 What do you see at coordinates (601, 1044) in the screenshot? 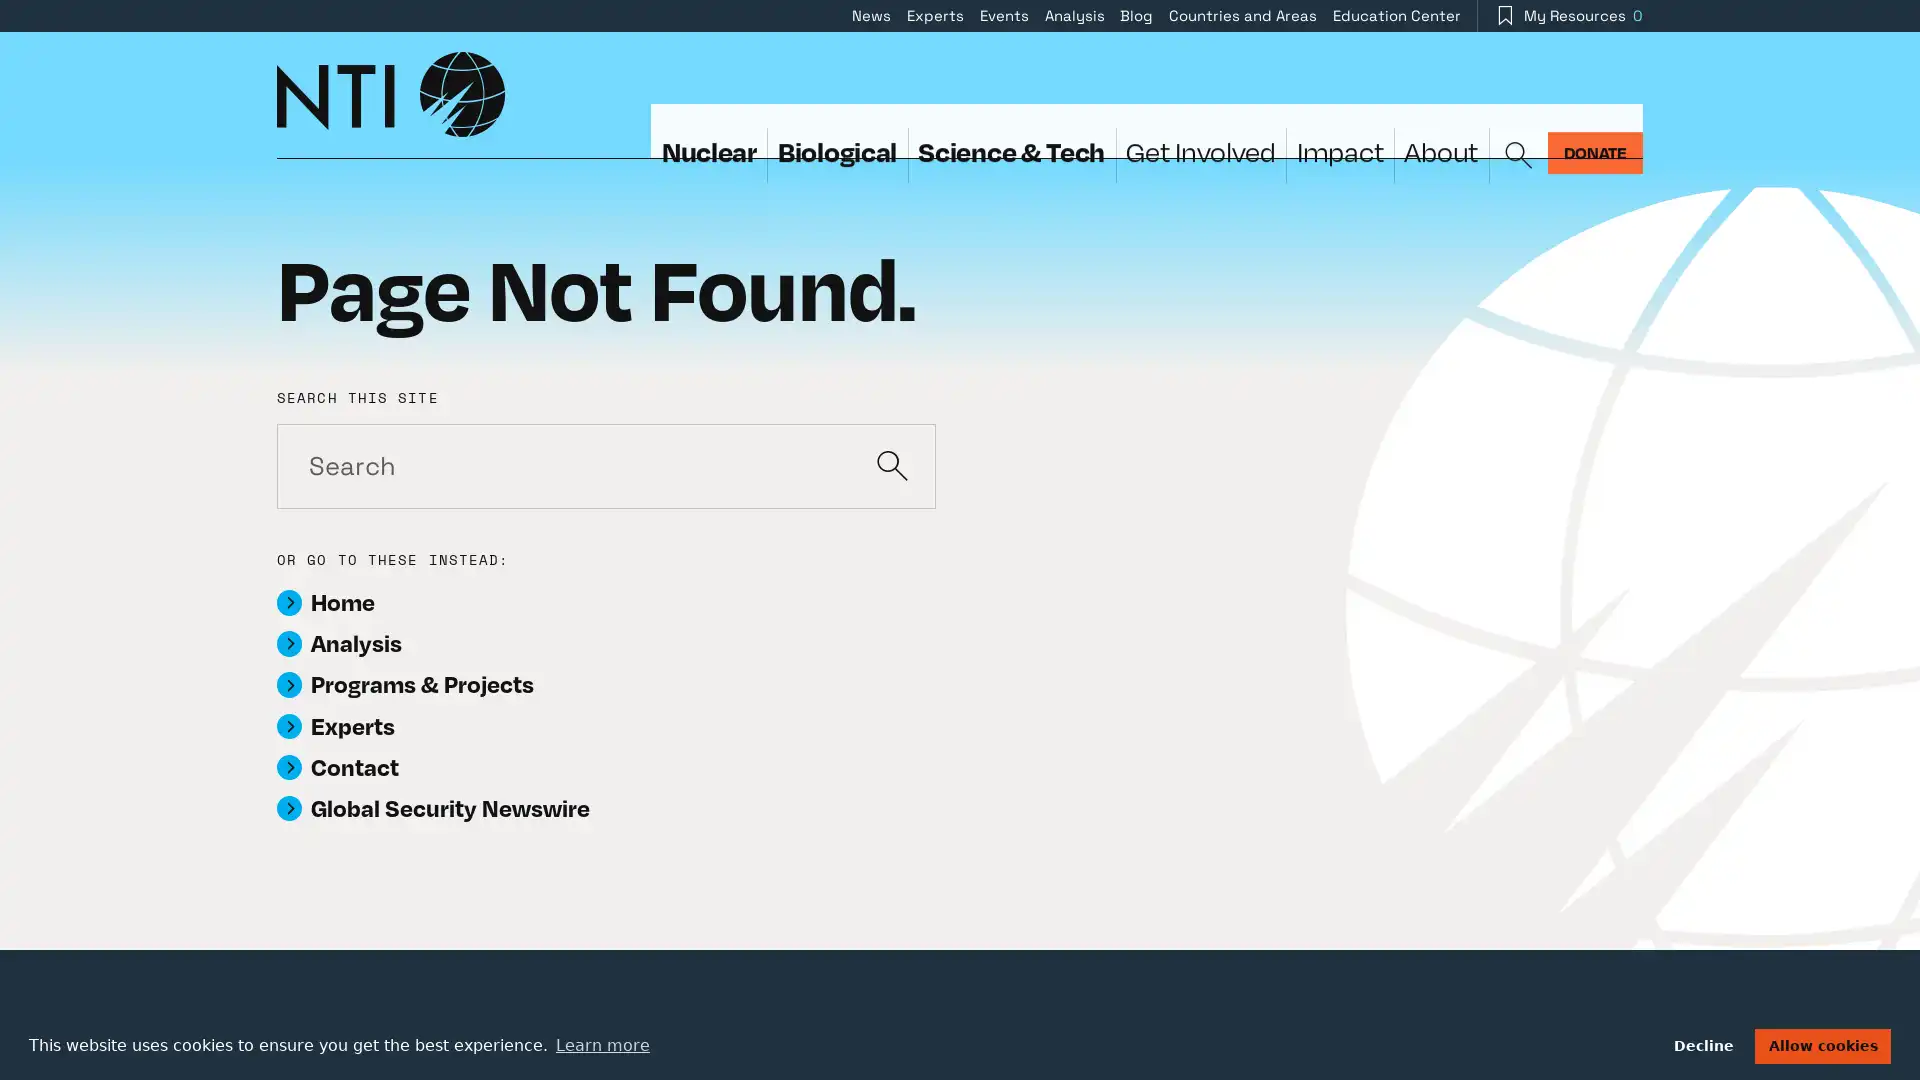
I see `learn more about cookies` at bounding box center [601, 1044].